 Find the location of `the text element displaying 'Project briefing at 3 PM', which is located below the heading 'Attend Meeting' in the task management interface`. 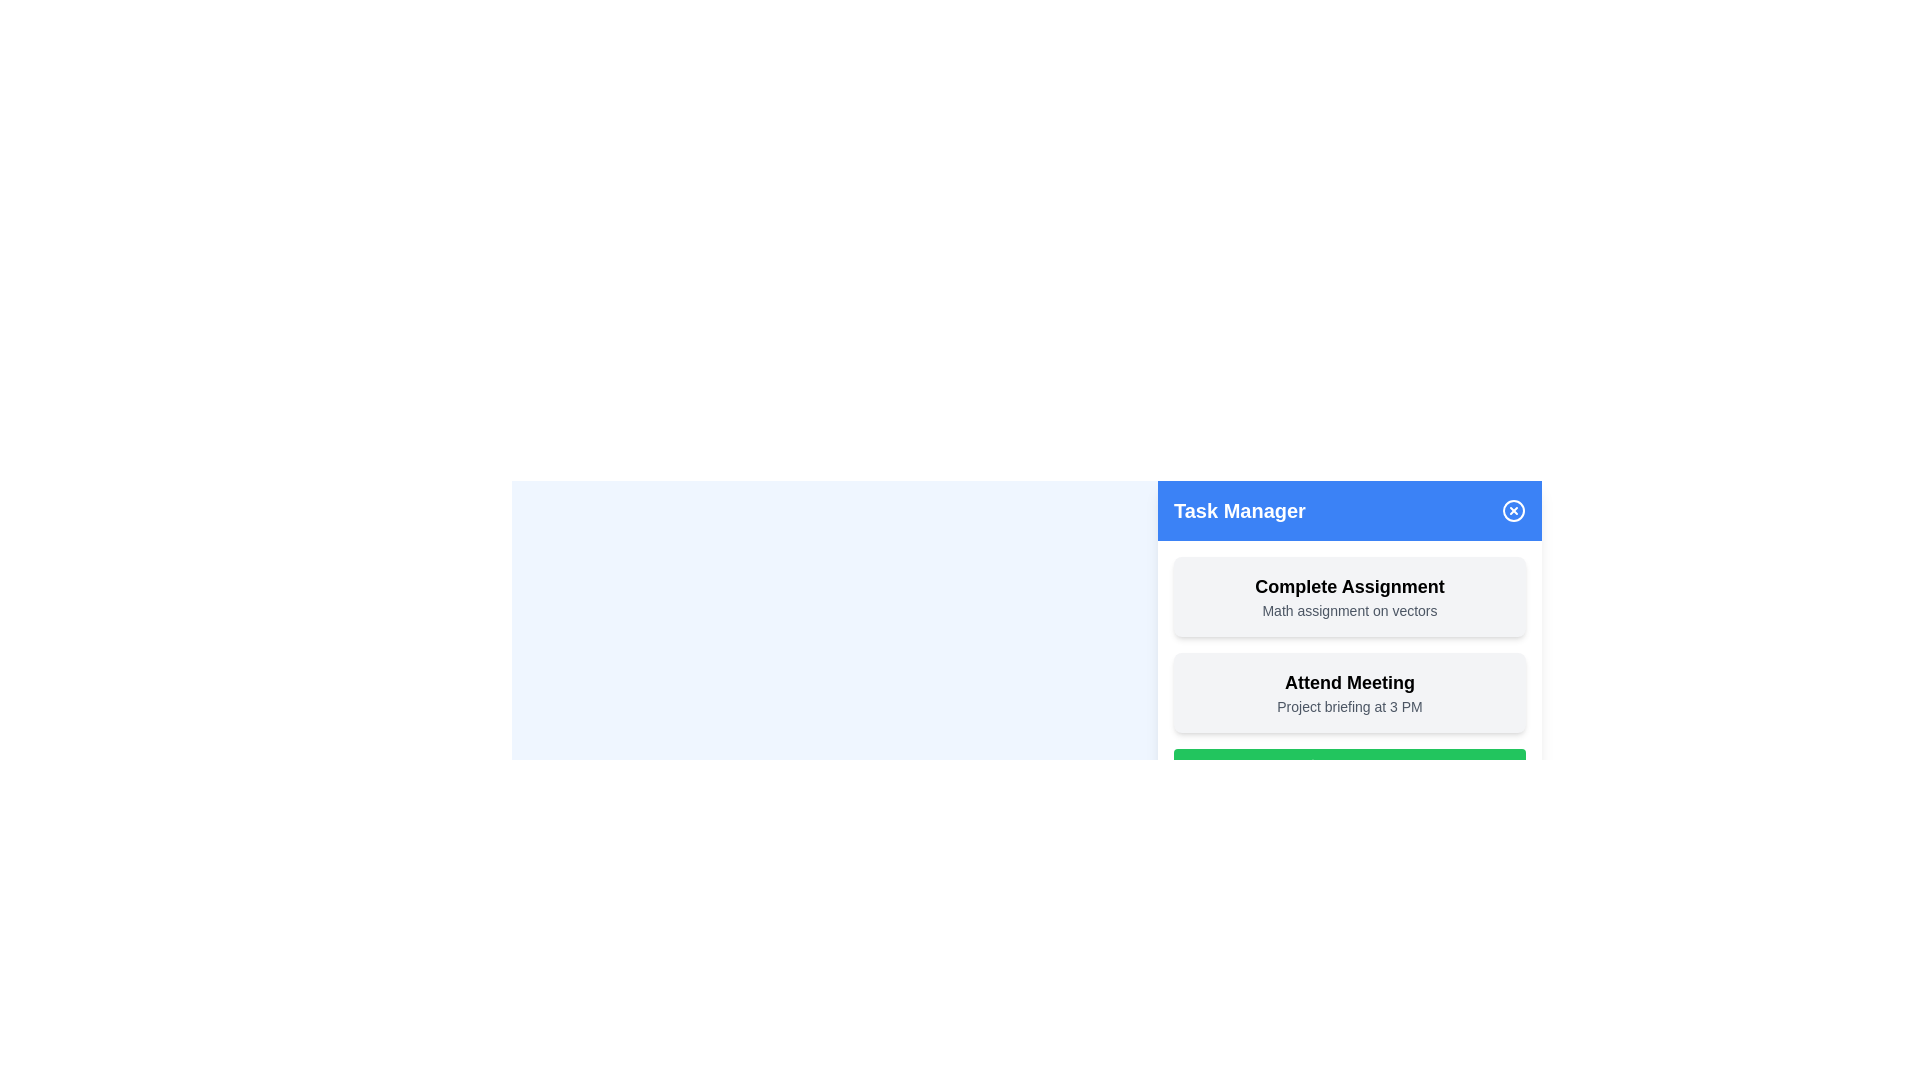

the text element displaying 'Project briefing at 3 PM', which is located below the heading 'Attend Meeting' in the task management interface is located at coordinates (1349, 705).